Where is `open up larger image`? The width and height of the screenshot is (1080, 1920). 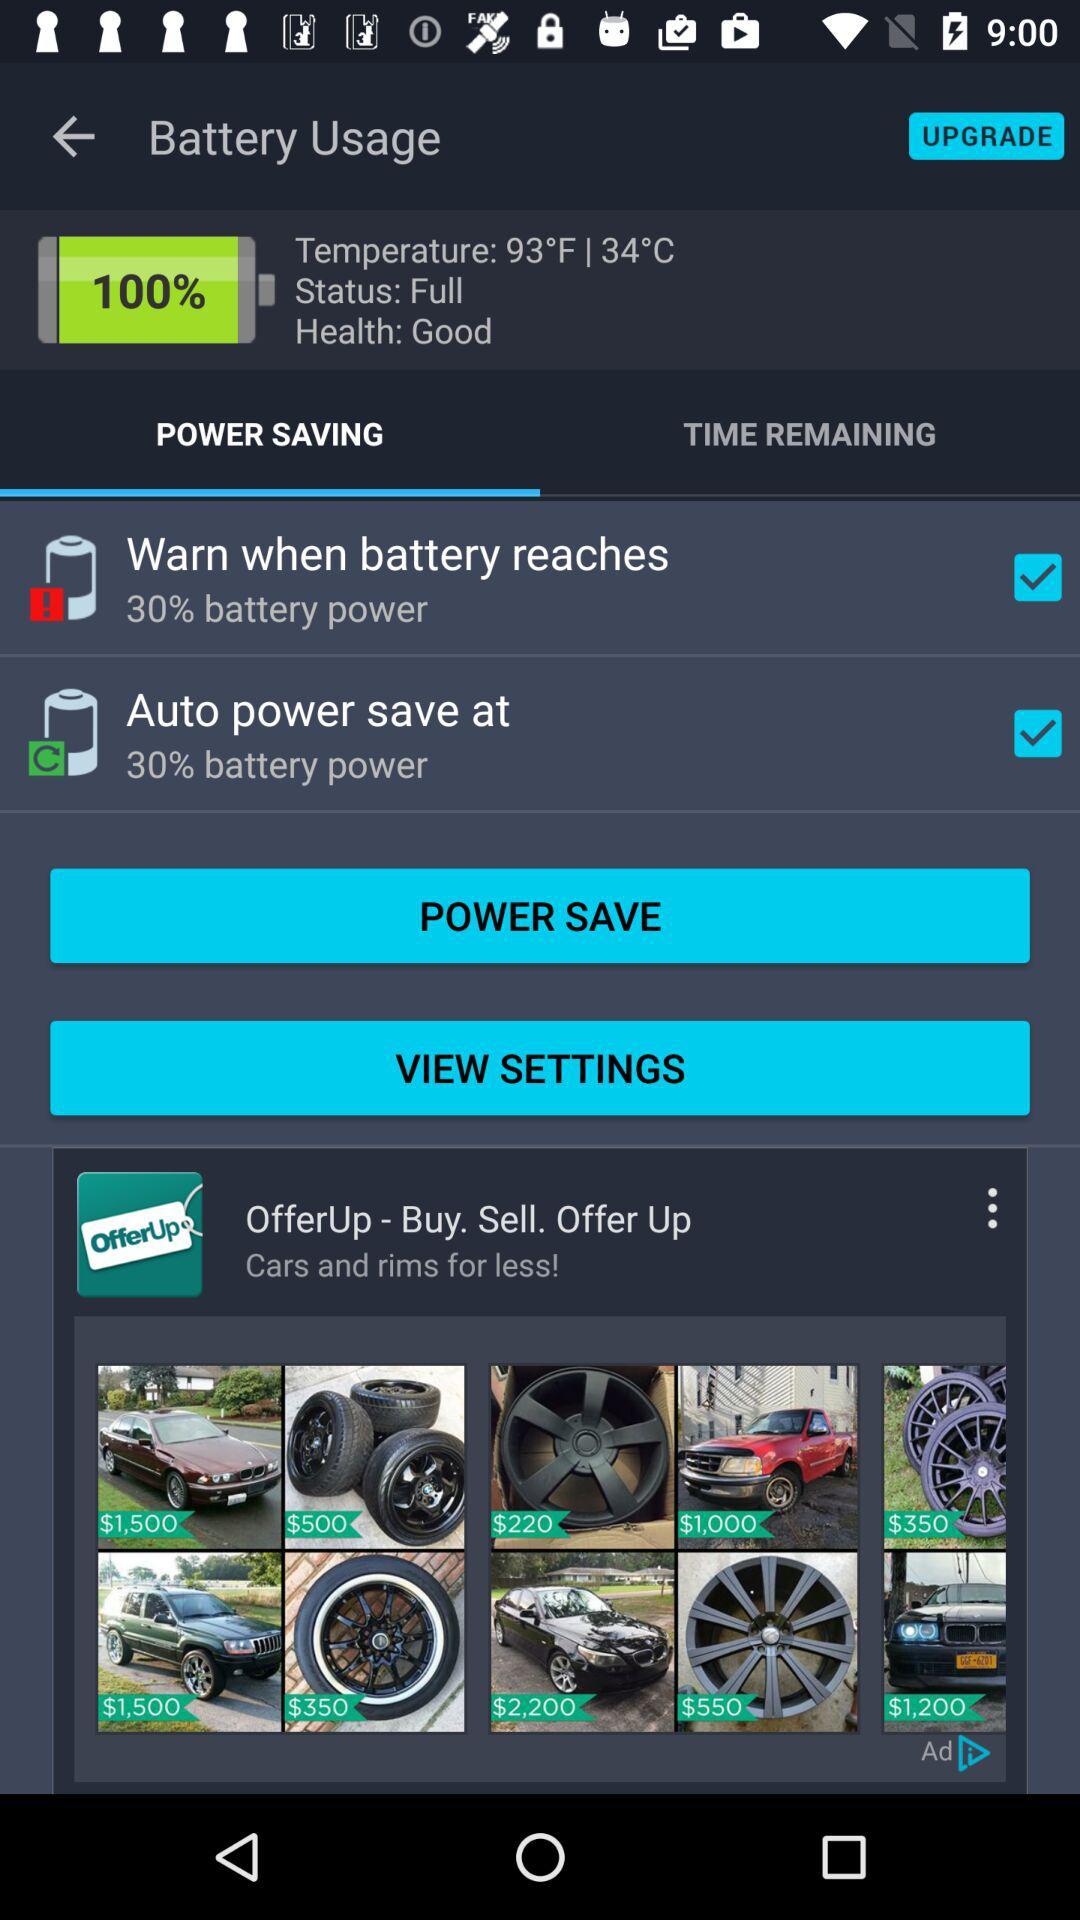 open up larger image is located at coordinates (943, 1547).